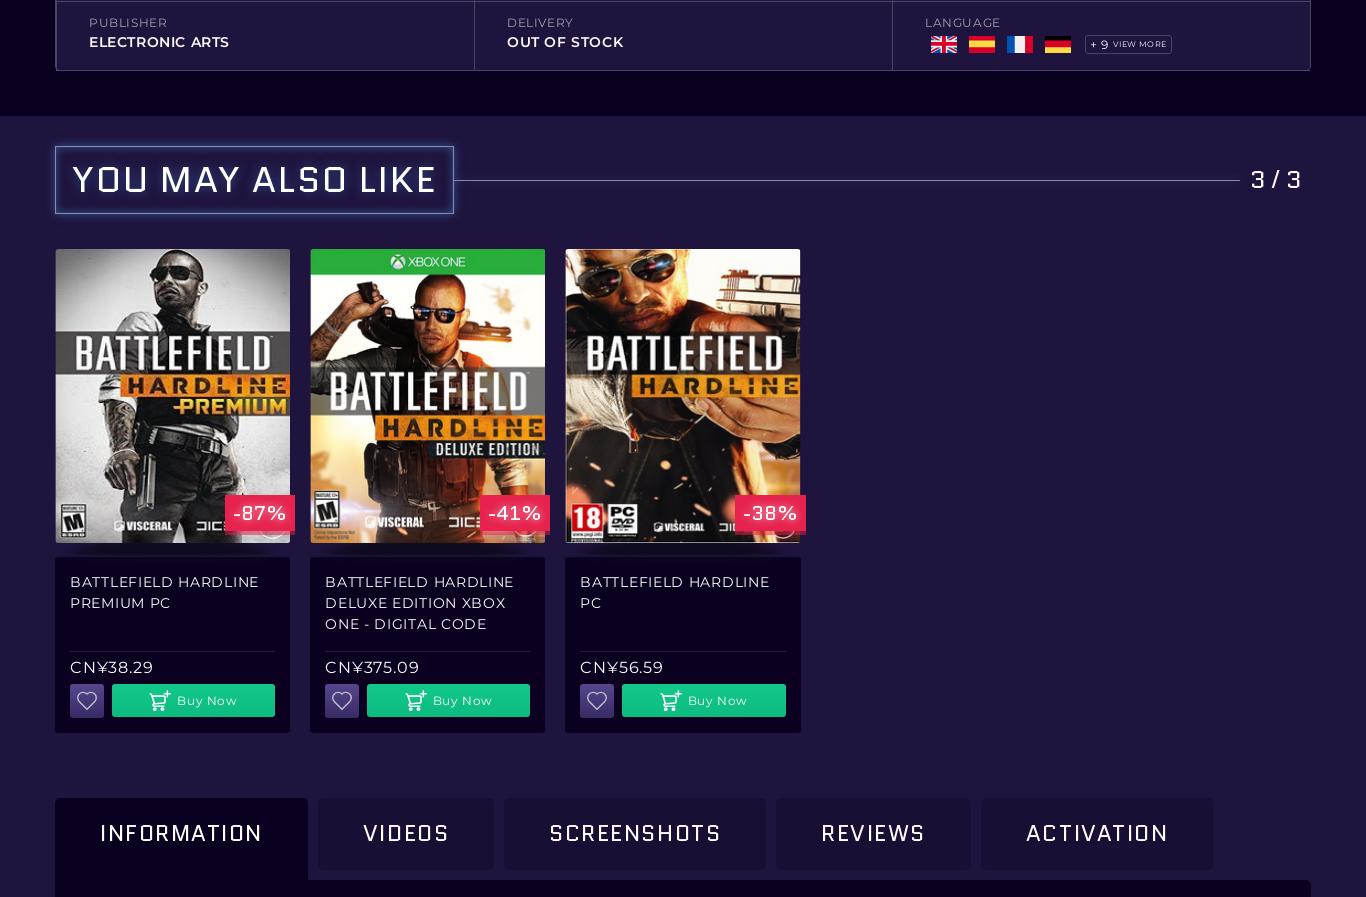 This screenshot has height=897, width=1366. I want to click on 'Videos', so click(404, 832).